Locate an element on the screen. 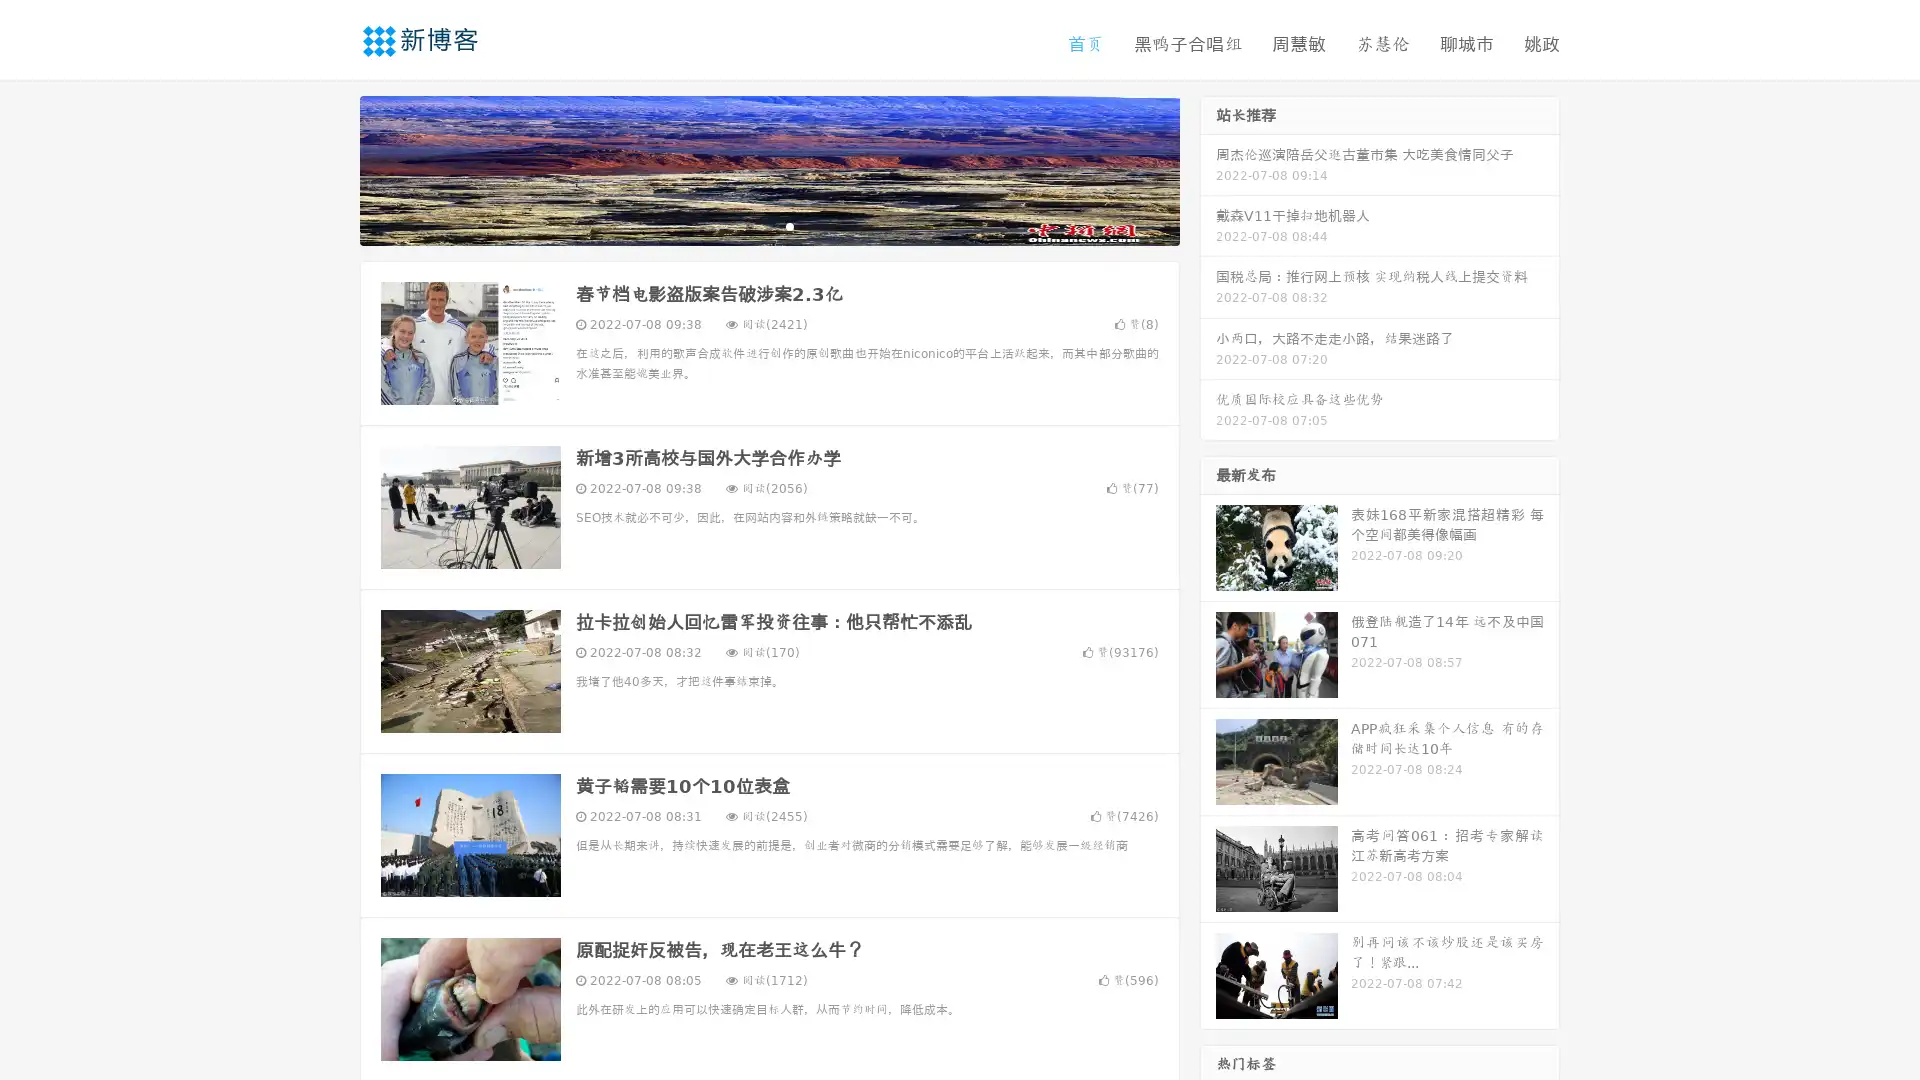 Image resolution: width=1920 pixels, height=1080 pixels. Go to slide 3 is located at coordinates (789, 225).